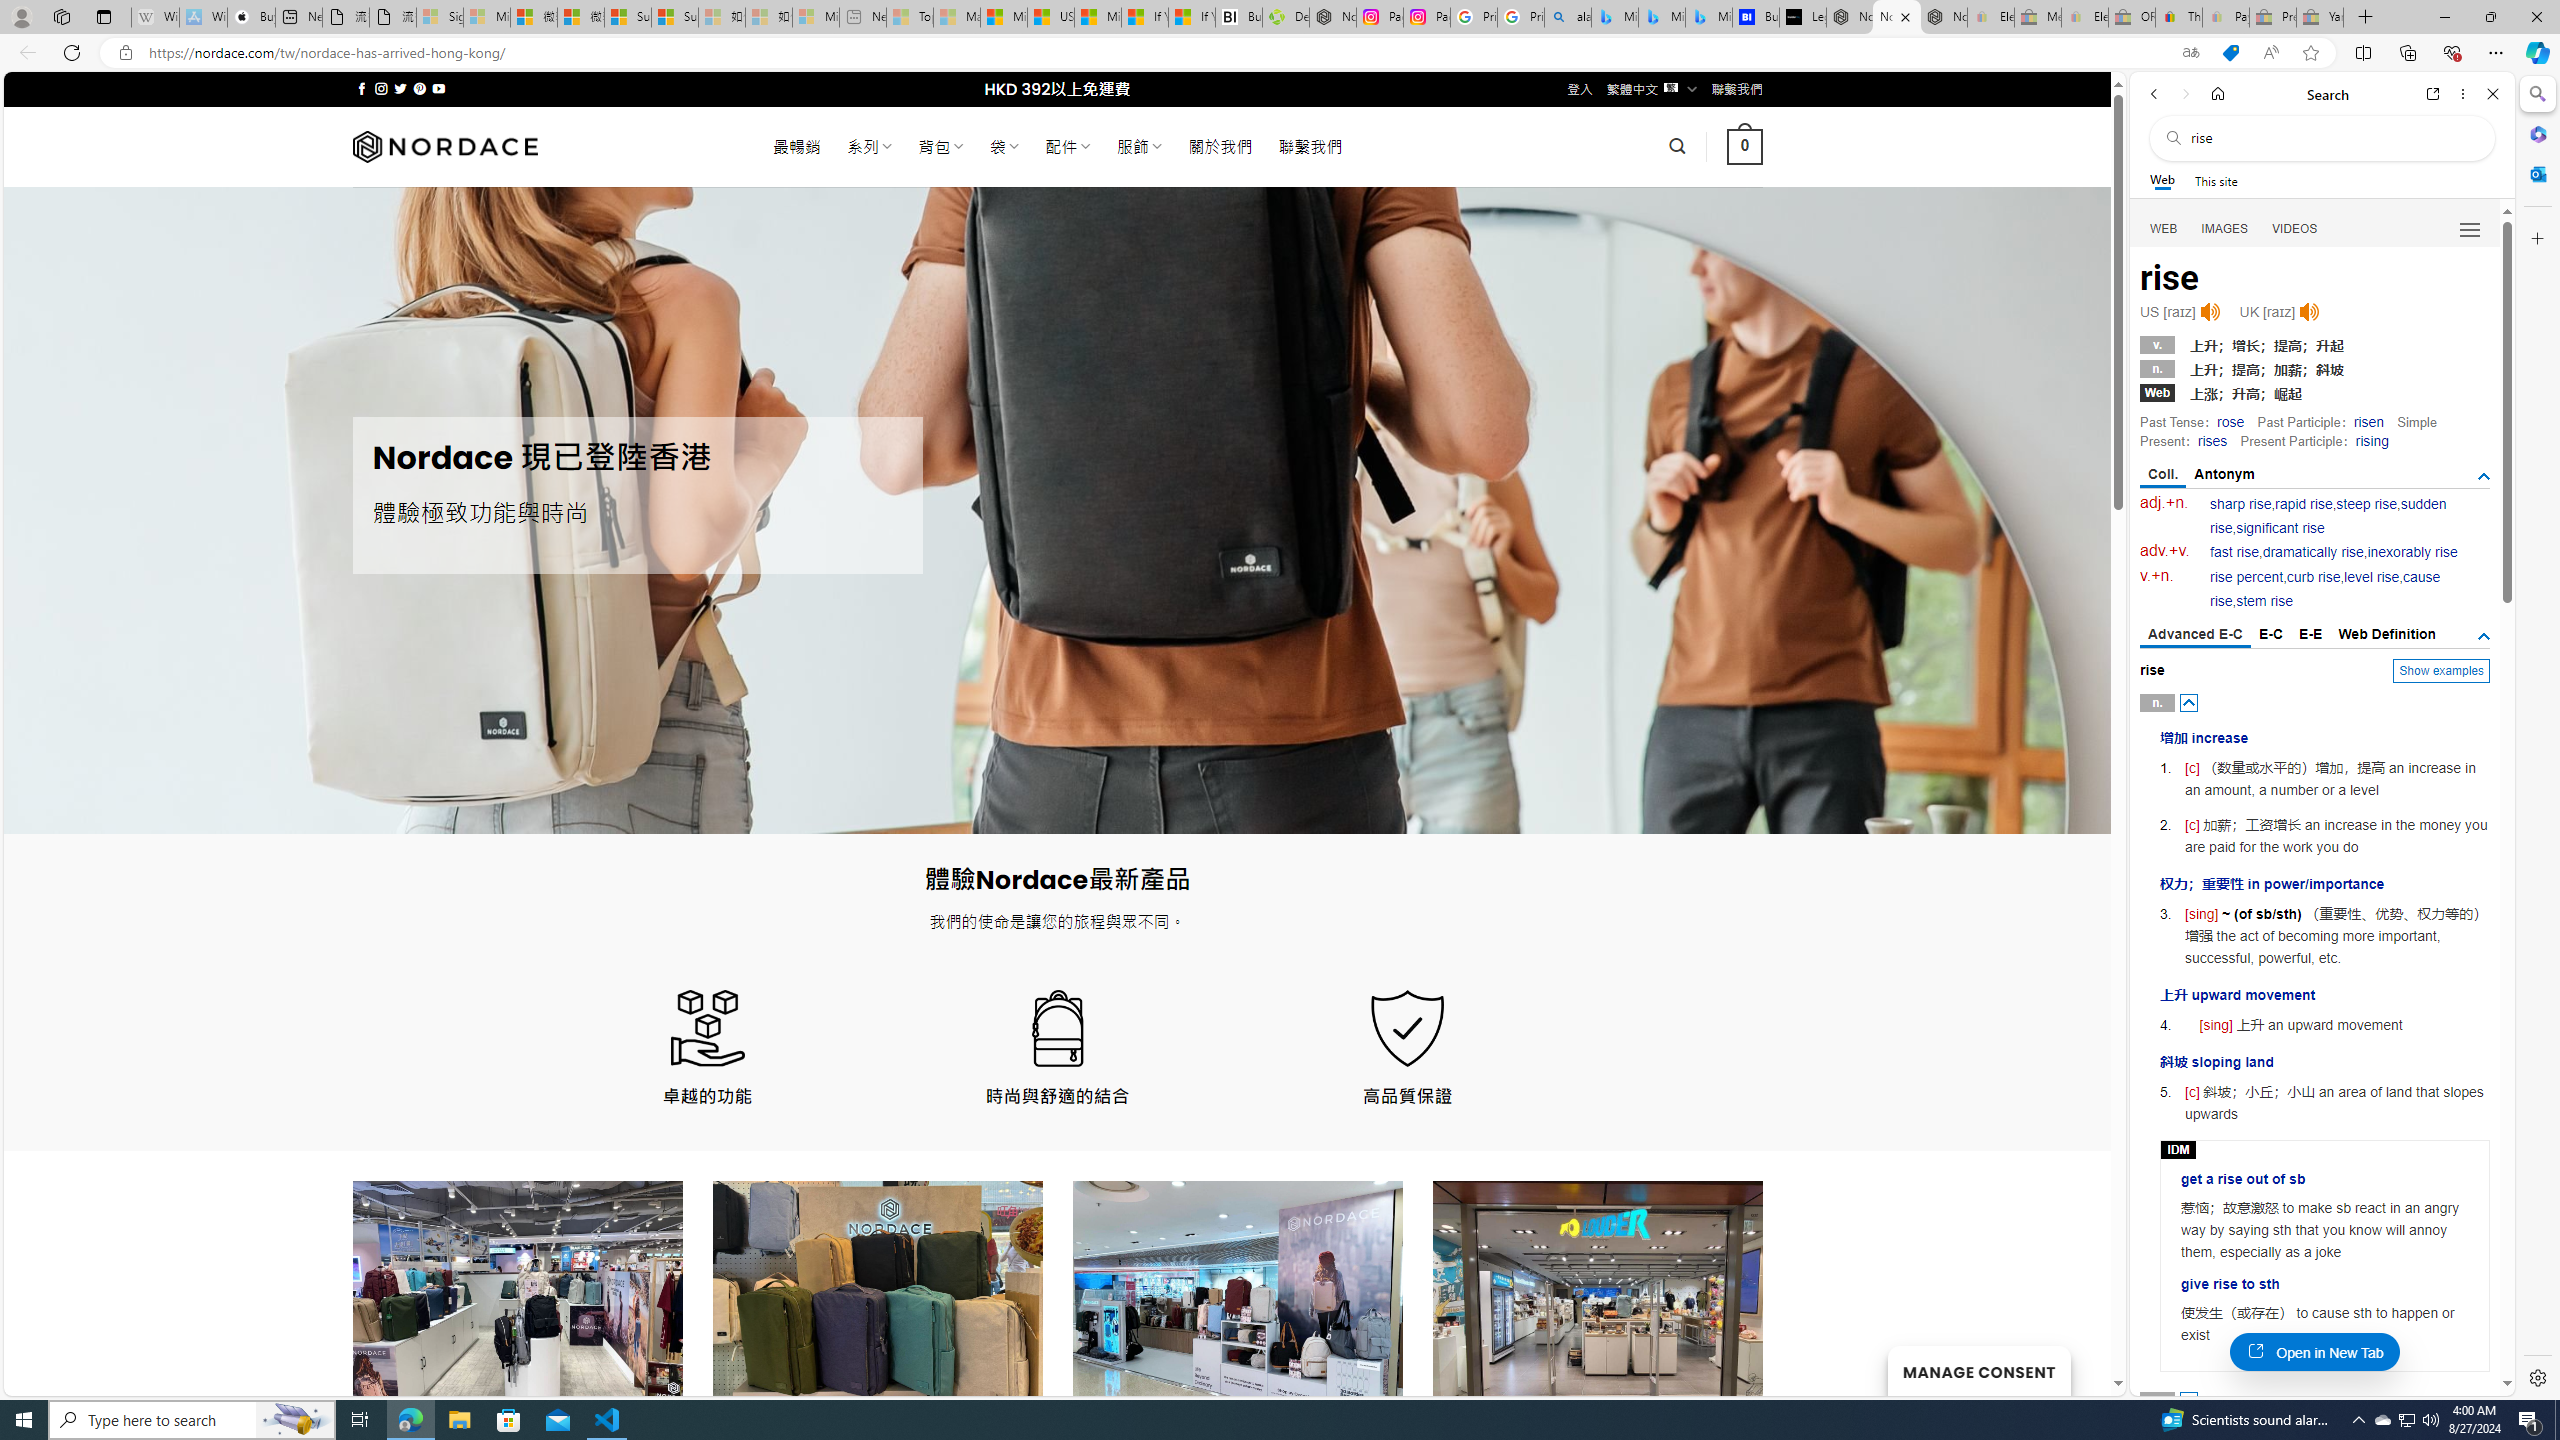 Image resolution: width=2560 pixels, height=1440 pixels. I want to click on 'Coll.', so click(2162, 474).